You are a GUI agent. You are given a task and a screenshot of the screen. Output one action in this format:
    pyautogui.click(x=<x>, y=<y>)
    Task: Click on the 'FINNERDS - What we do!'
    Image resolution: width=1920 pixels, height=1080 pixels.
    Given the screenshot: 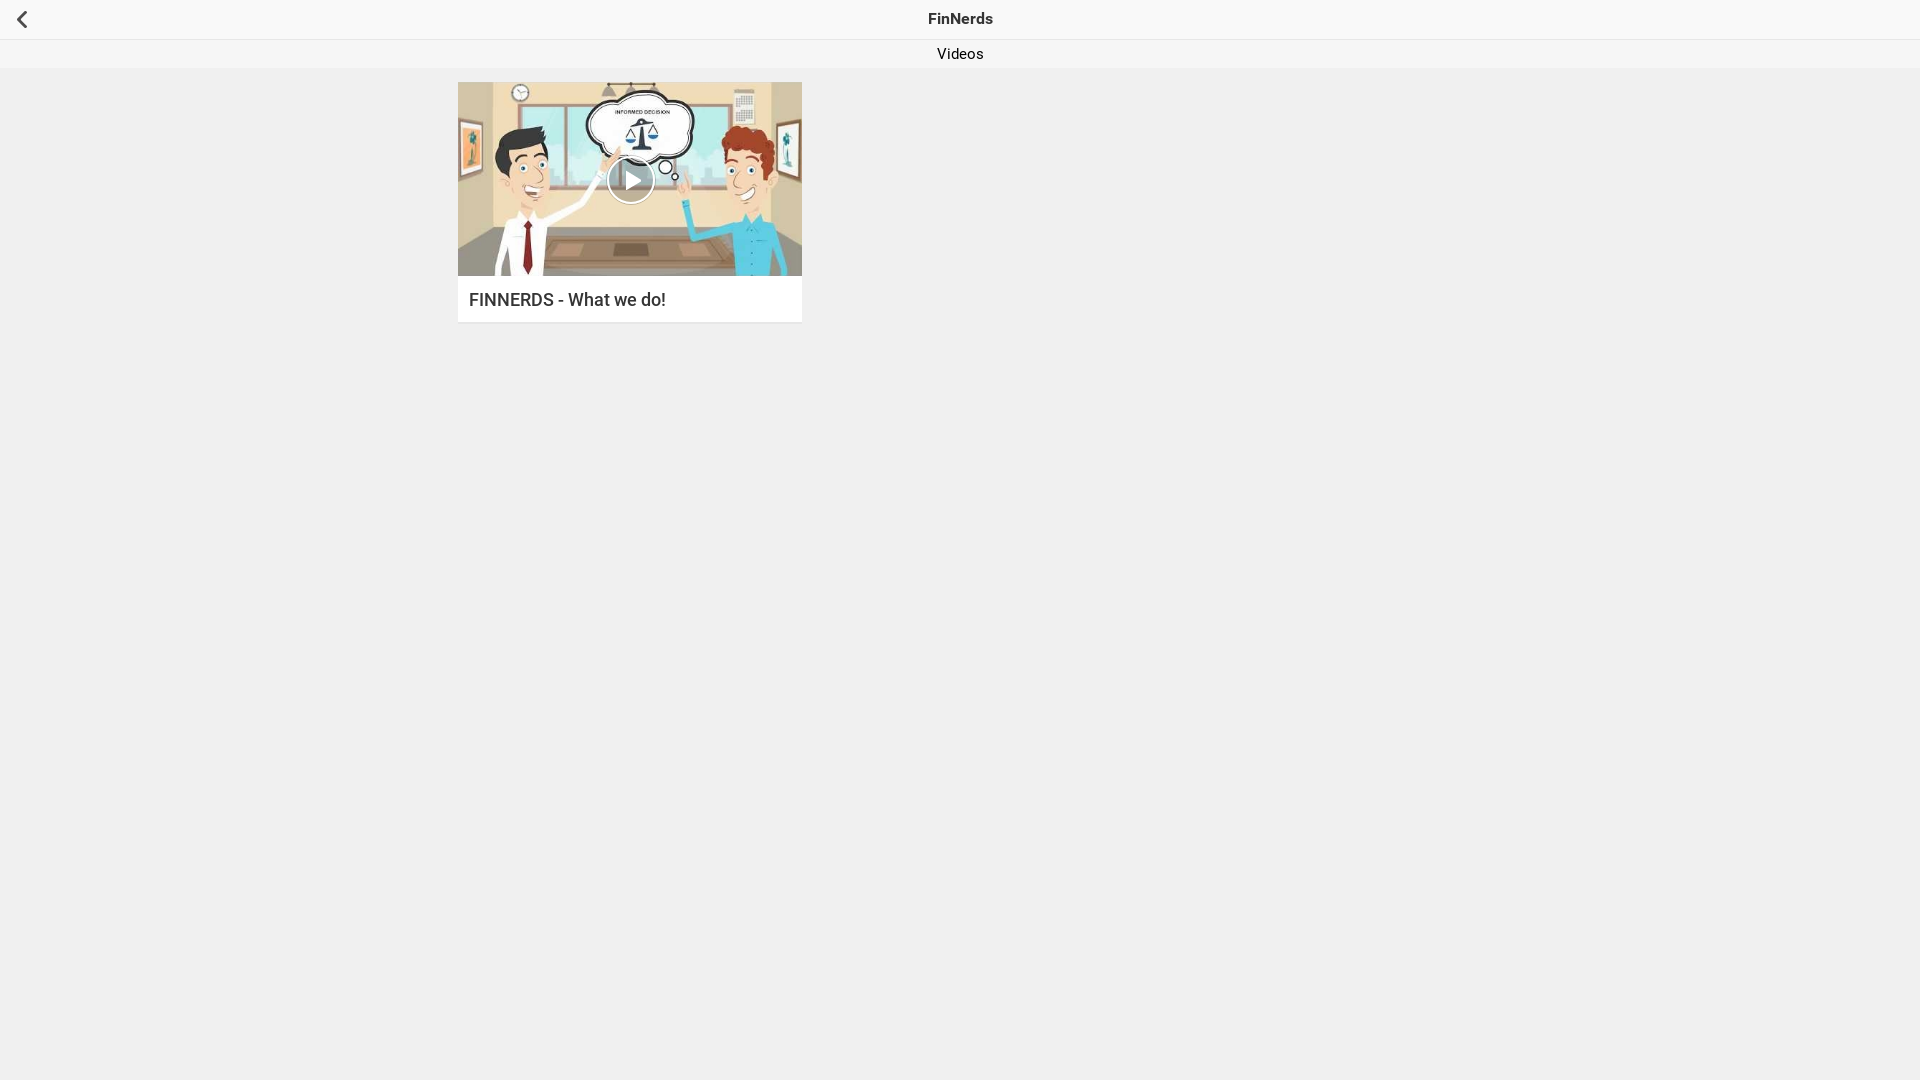 What is the action you would take?
    pyautogui.click(x=628, y=297)
    